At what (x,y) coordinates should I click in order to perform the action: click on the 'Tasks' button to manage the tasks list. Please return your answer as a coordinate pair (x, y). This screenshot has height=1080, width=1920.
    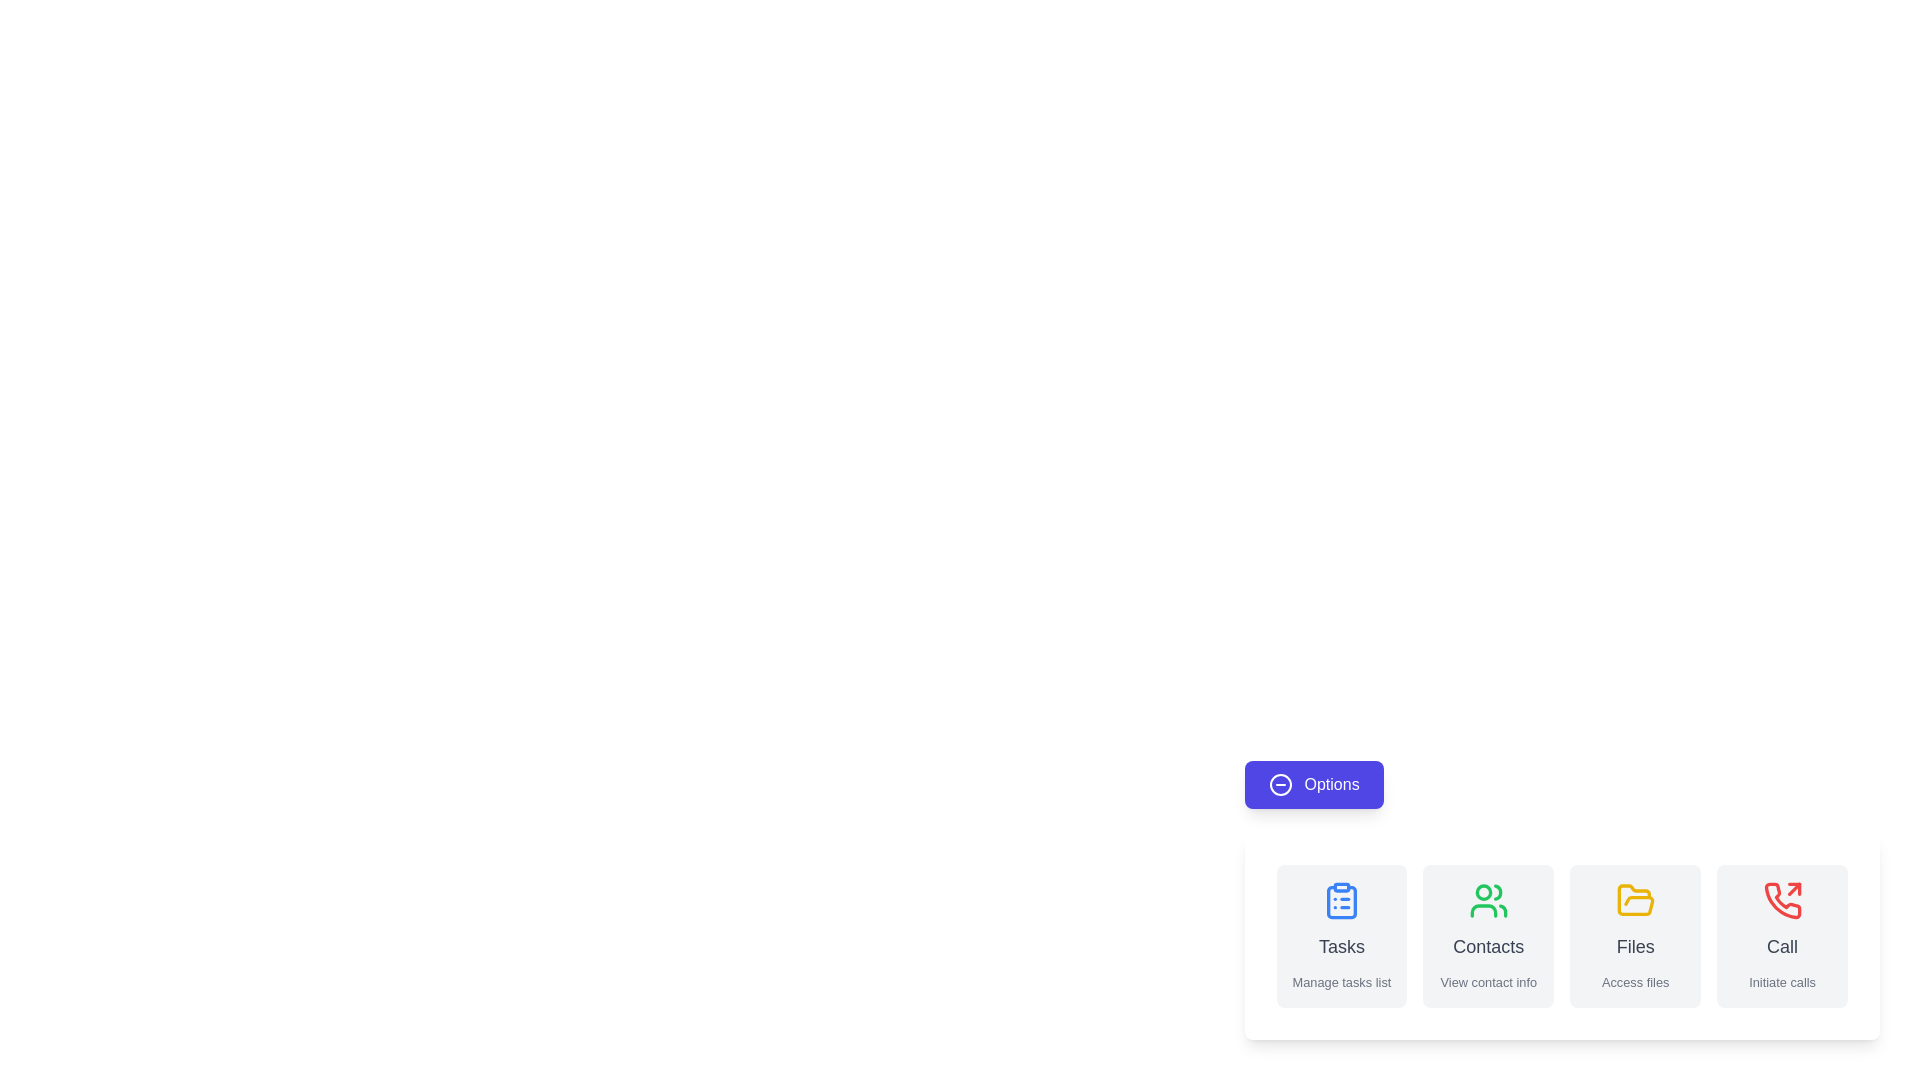
    Looking at the image, I should click on (1341, 936).